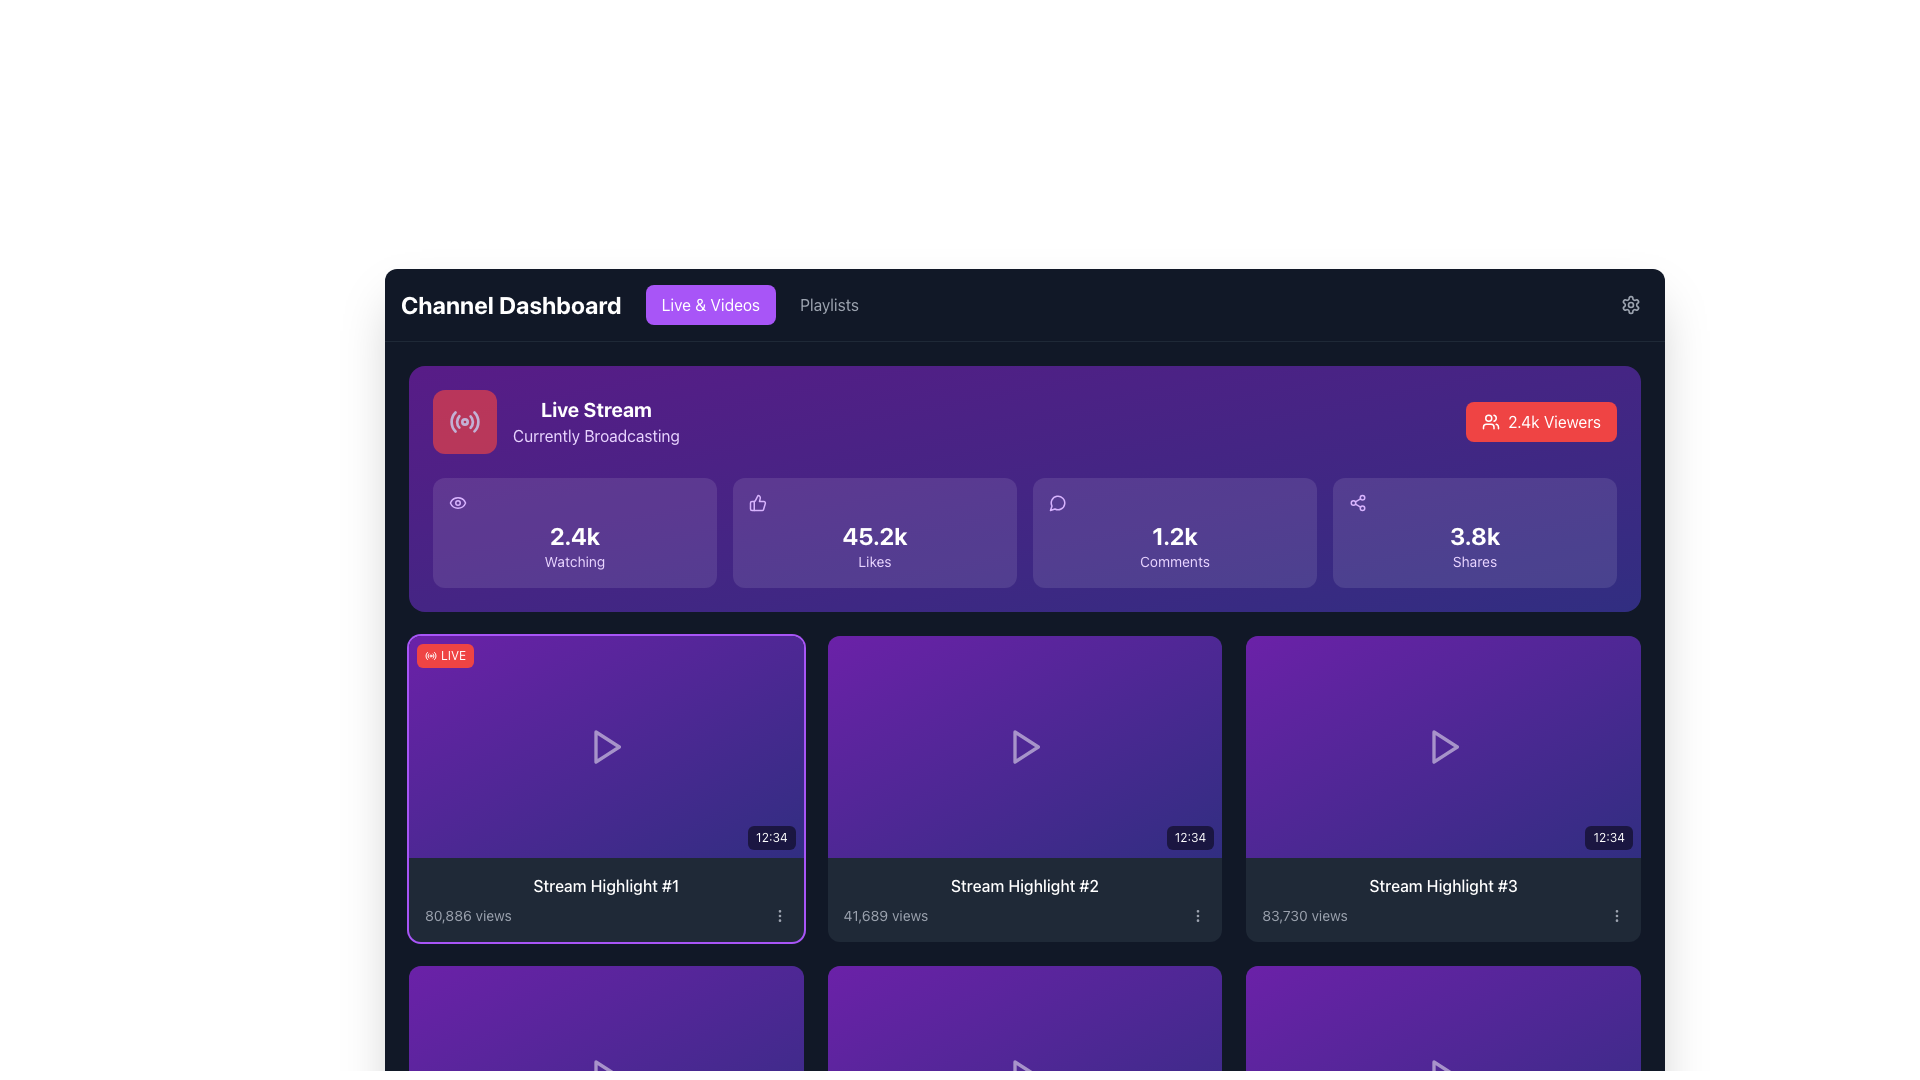 This screenshot has height=1080, width=1920. I want to click on the first button located in the horizontal group following the 'Channel Dashboard' label, so click(759, 304).